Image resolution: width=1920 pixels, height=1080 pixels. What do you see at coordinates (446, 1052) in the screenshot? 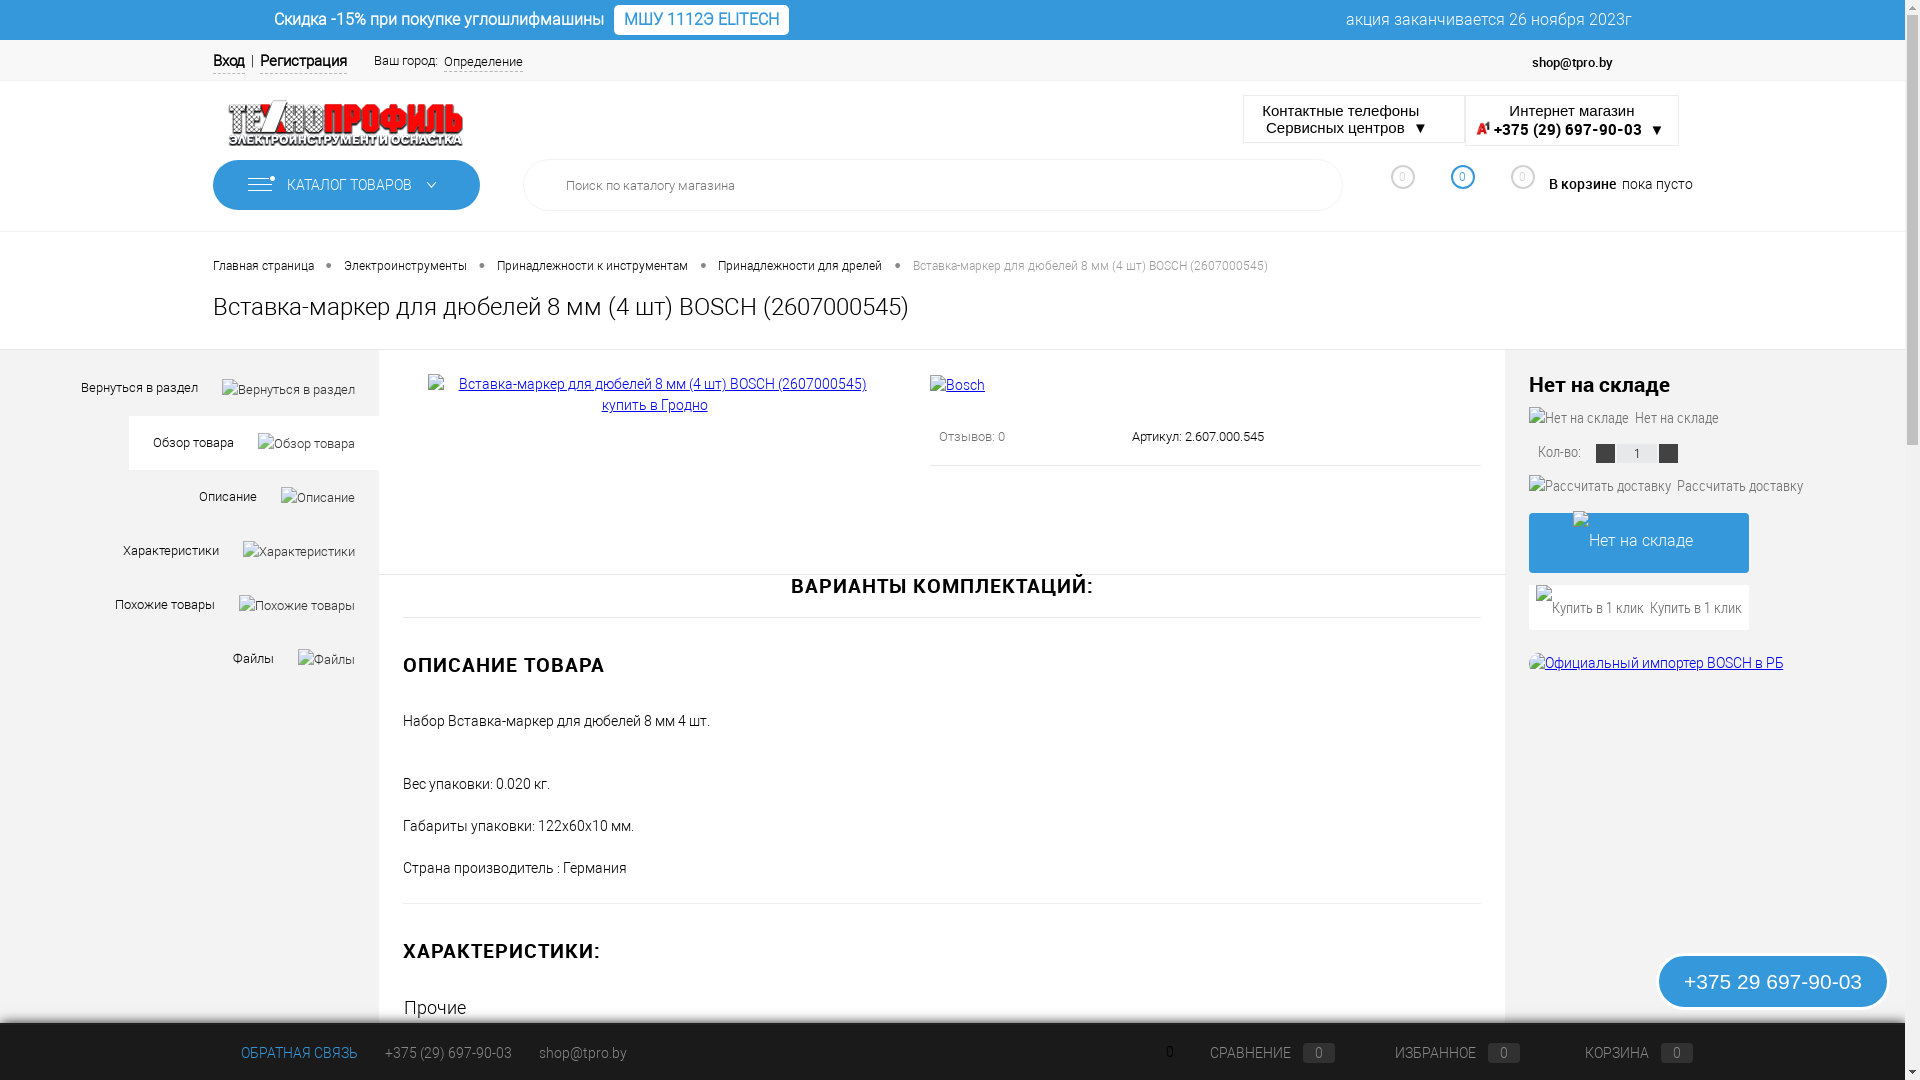
I see `'+375 (29) 697-90-03'` at bounding box center [446, 1052].